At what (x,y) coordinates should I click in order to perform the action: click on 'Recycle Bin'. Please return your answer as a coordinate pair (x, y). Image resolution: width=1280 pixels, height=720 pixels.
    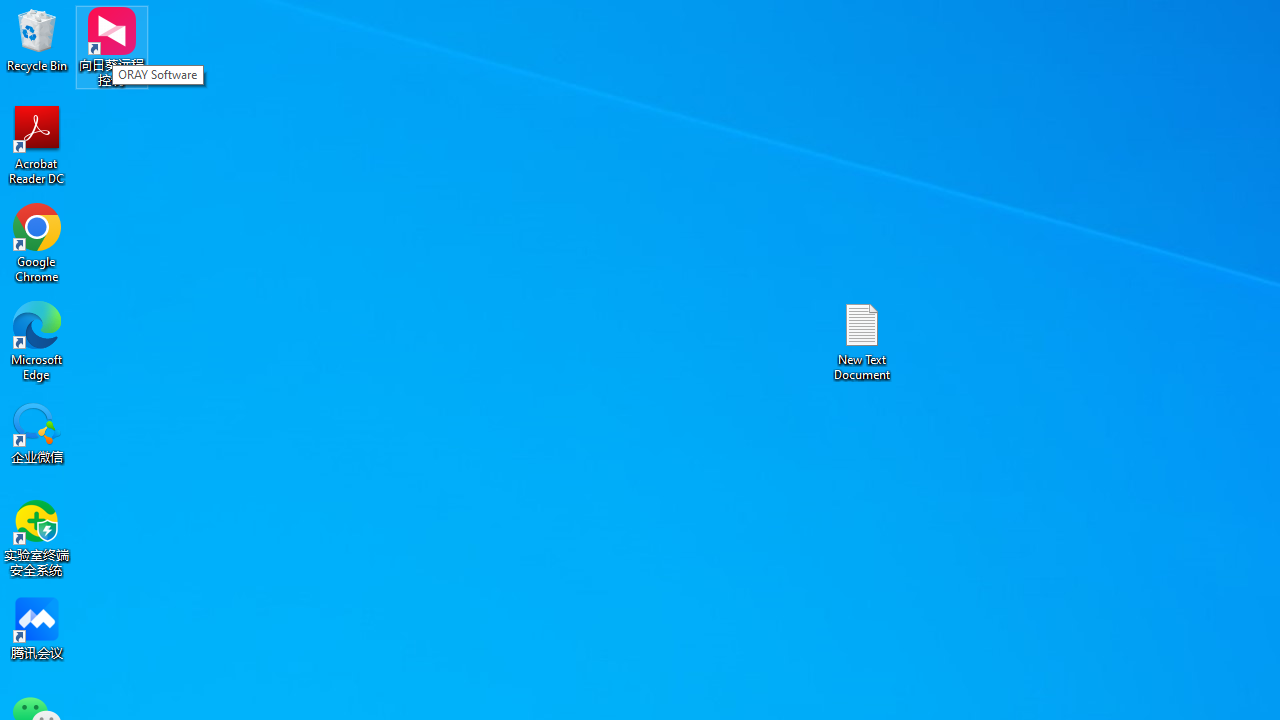
    Looking at the image, I should click on (37, 39).